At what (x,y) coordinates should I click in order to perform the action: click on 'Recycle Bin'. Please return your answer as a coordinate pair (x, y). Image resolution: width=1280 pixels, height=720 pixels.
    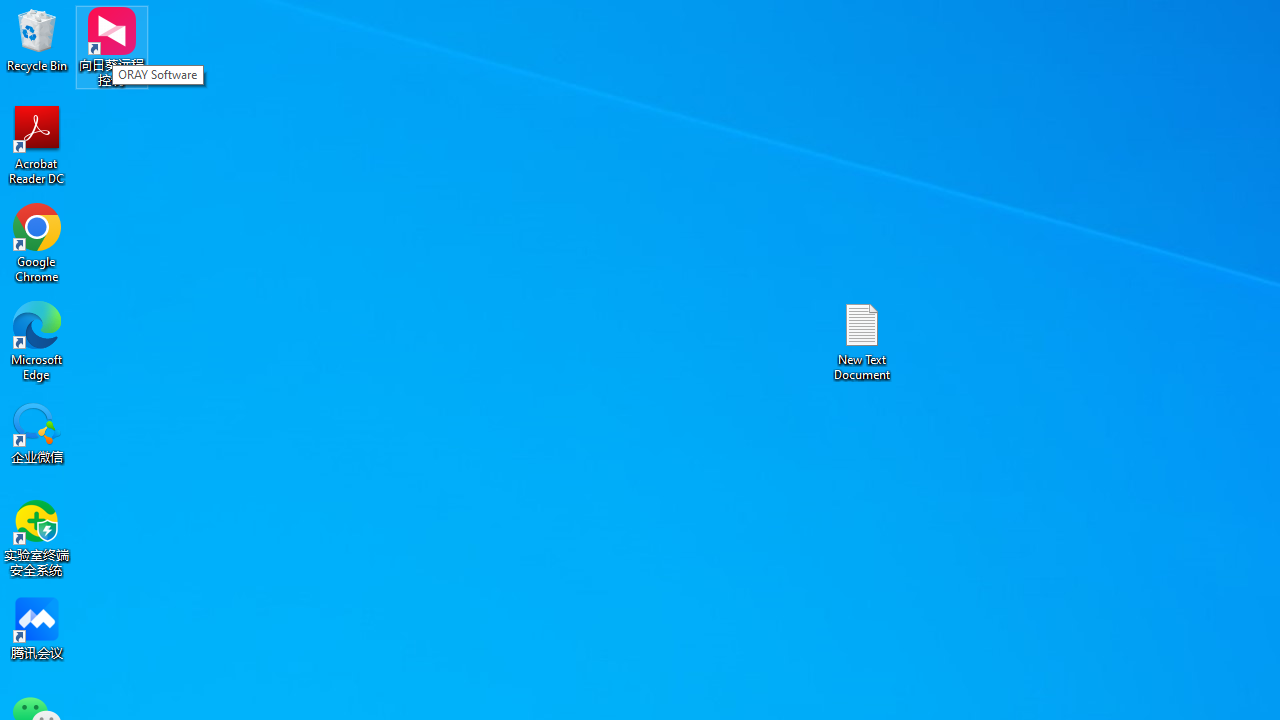
    Looking at the image, I should click on (37, 39).